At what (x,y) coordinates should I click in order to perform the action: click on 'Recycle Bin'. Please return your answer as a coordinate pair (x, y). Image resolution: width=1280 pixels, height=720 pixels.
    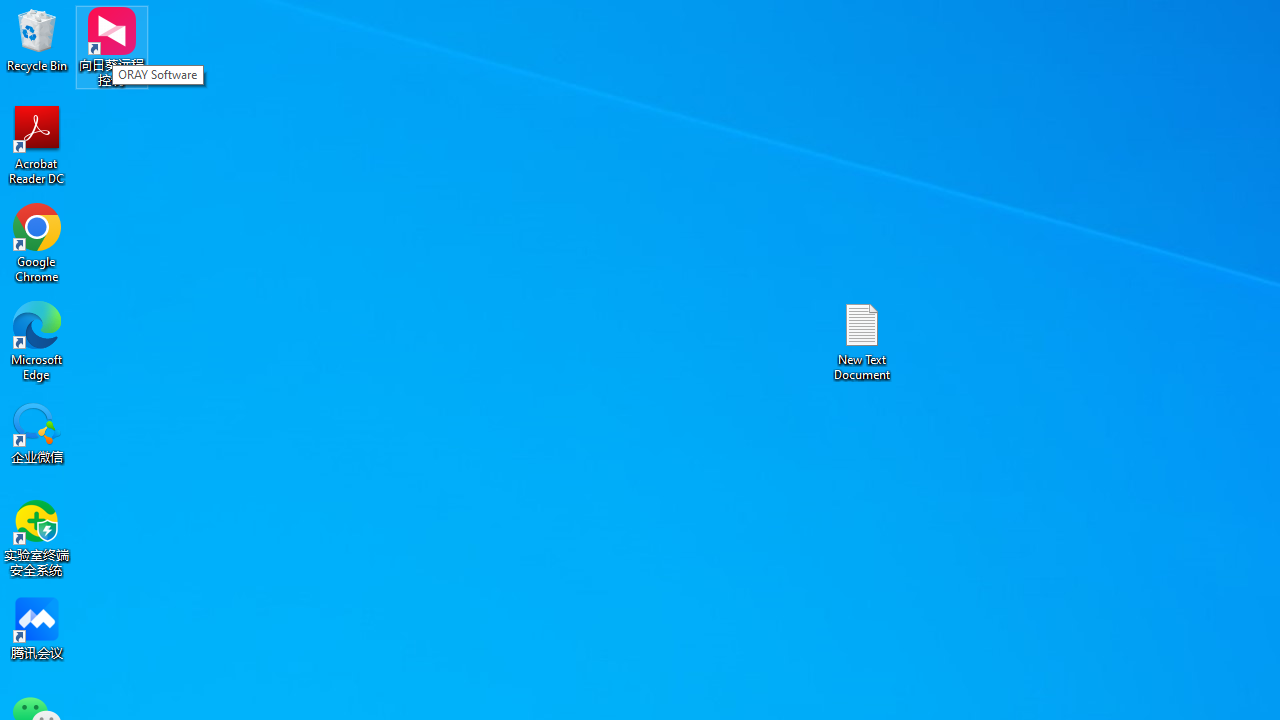
    Looking at the image, I should click on (37, 39).